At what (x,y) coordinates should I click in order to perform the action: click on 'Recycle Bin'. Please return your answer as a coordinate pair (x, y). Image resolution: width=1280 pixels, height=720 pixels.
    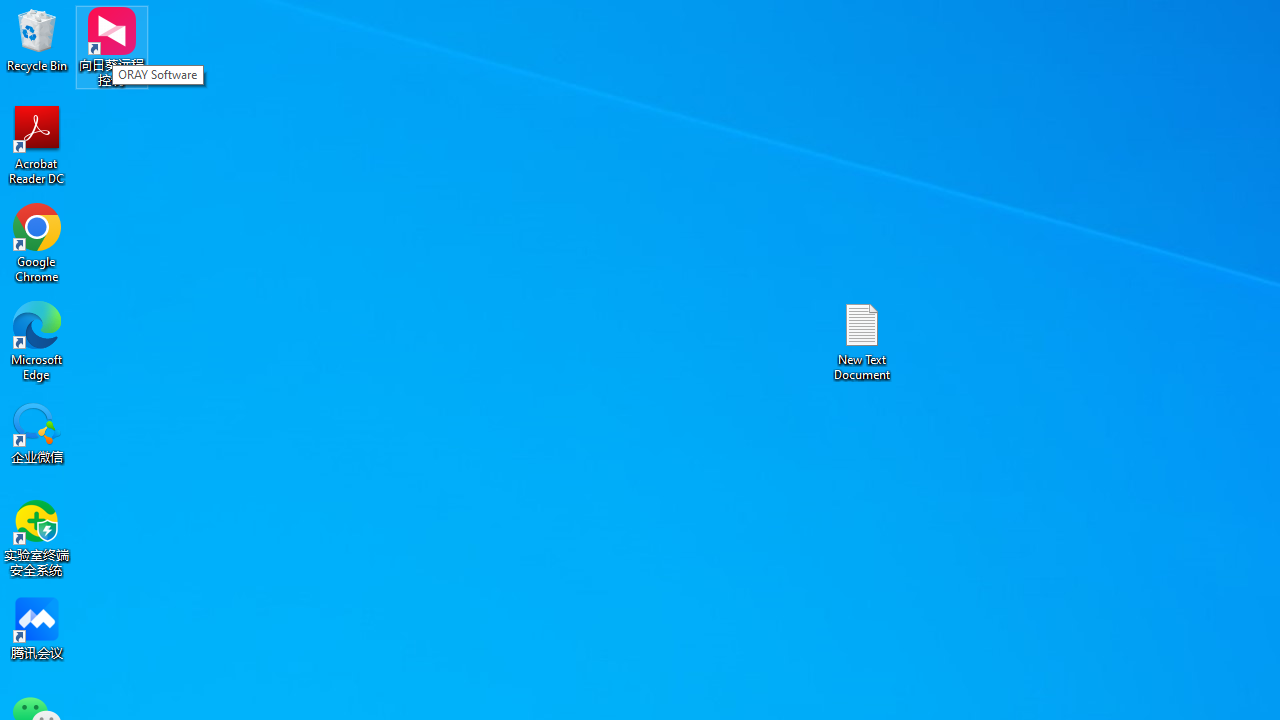
    Looking at the image, I should click on (37, 39).